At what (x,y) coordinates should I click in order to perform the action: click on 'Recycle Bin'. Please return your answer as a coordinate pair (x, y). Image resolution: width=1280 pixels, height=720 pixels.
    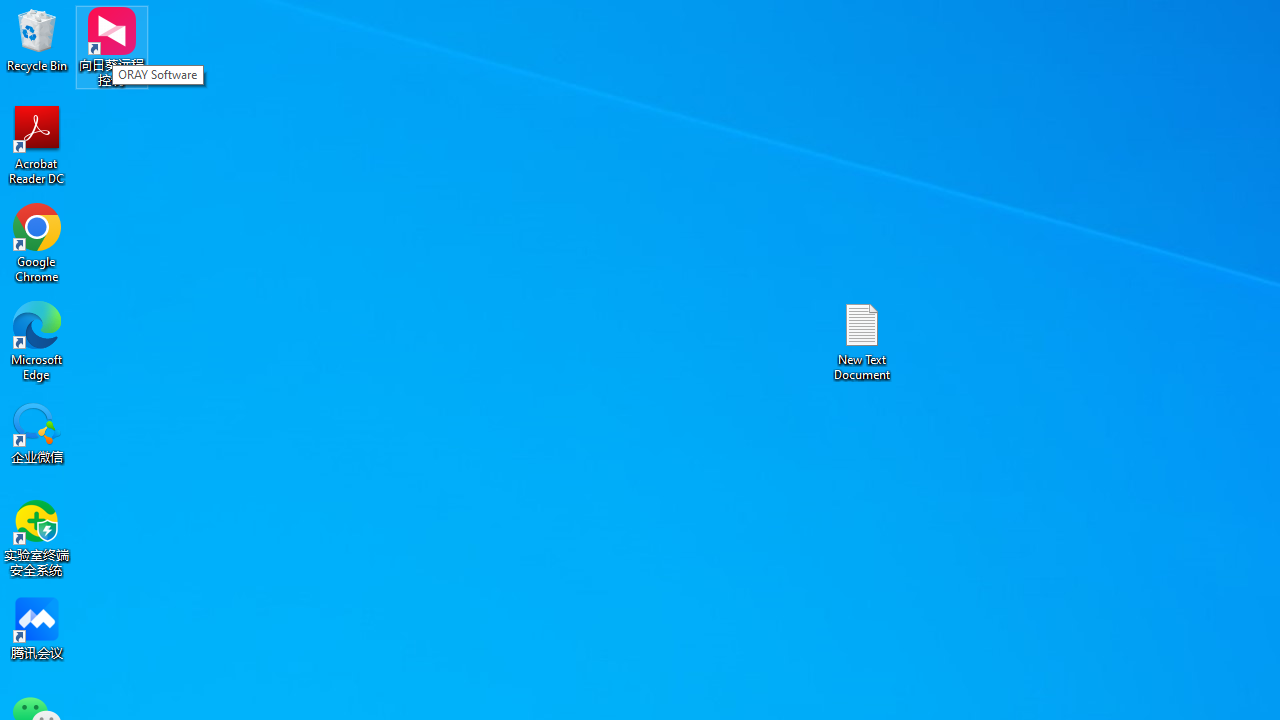
    Looking at the image, I should click on (37, 39).